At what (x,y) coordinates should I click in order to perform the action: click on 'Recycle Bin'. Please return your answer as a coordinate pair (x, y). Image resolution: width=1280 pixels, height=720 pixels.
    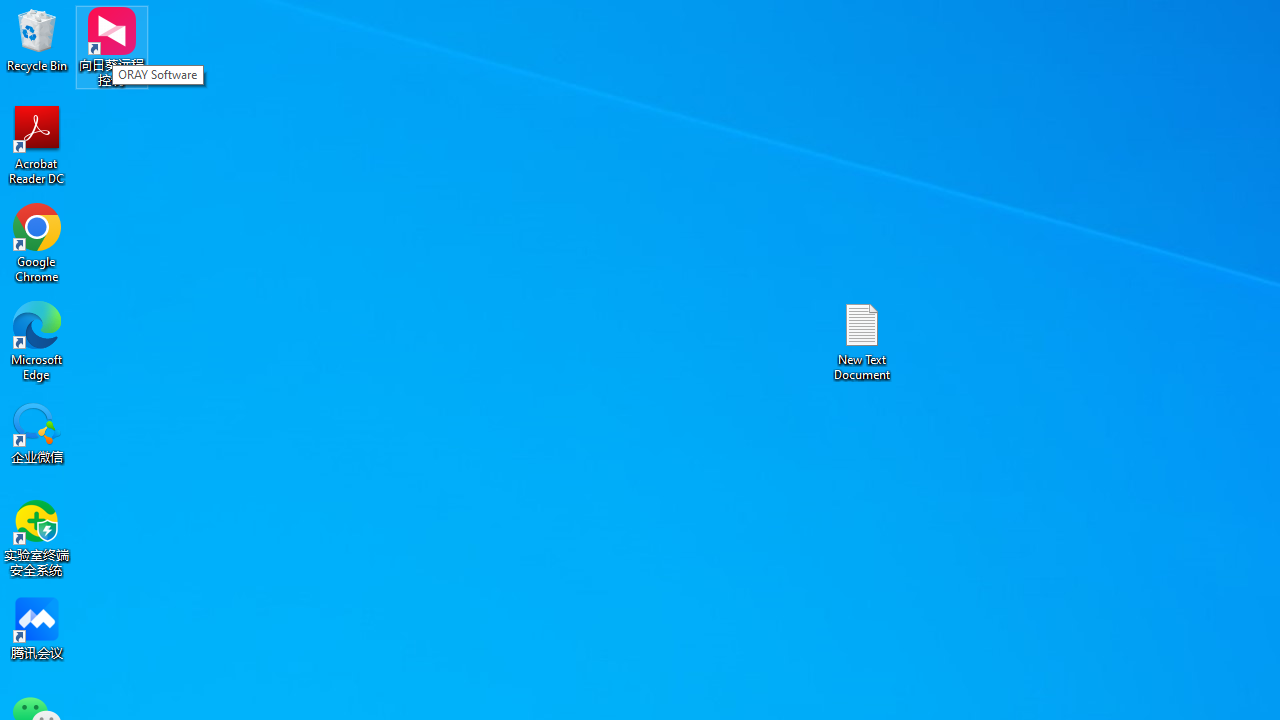
    Looking at the image, I should click on (37, 39).